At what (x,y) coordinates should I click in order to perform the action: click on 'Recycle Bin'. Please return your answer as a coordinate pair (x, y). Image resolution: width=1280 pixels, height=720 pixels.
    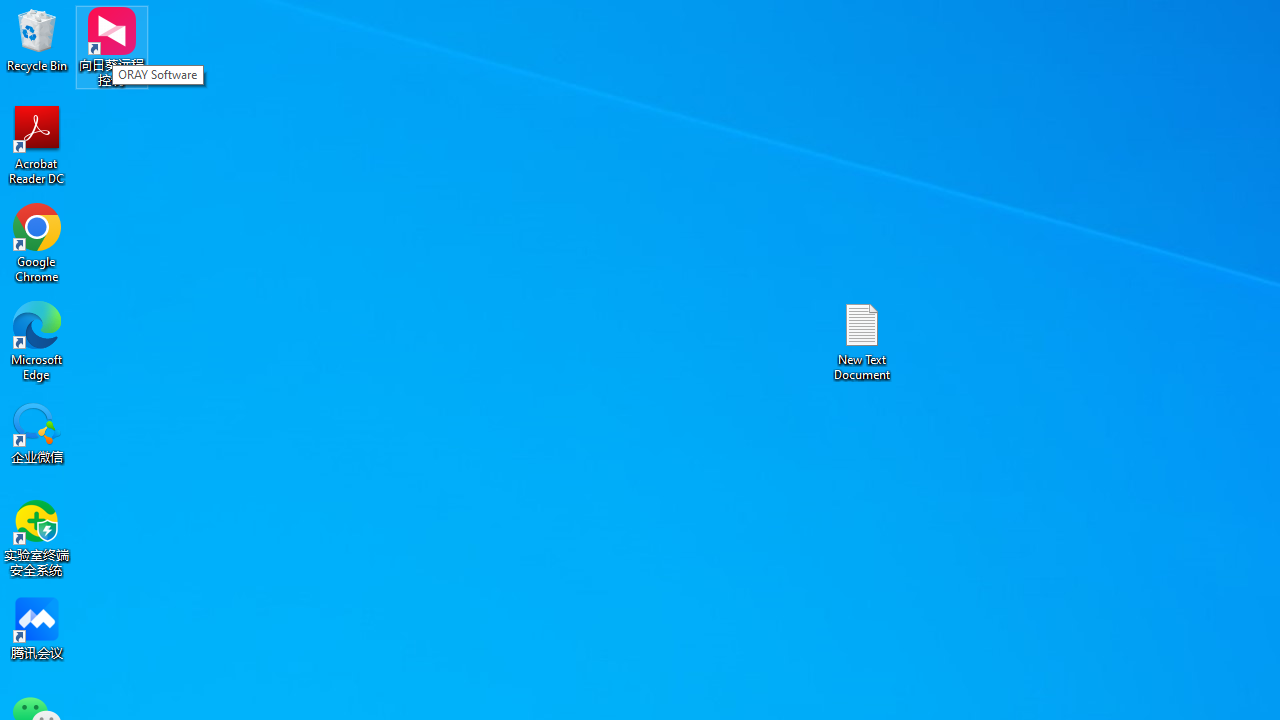
    Looking at the image, I should click on (37, 39).